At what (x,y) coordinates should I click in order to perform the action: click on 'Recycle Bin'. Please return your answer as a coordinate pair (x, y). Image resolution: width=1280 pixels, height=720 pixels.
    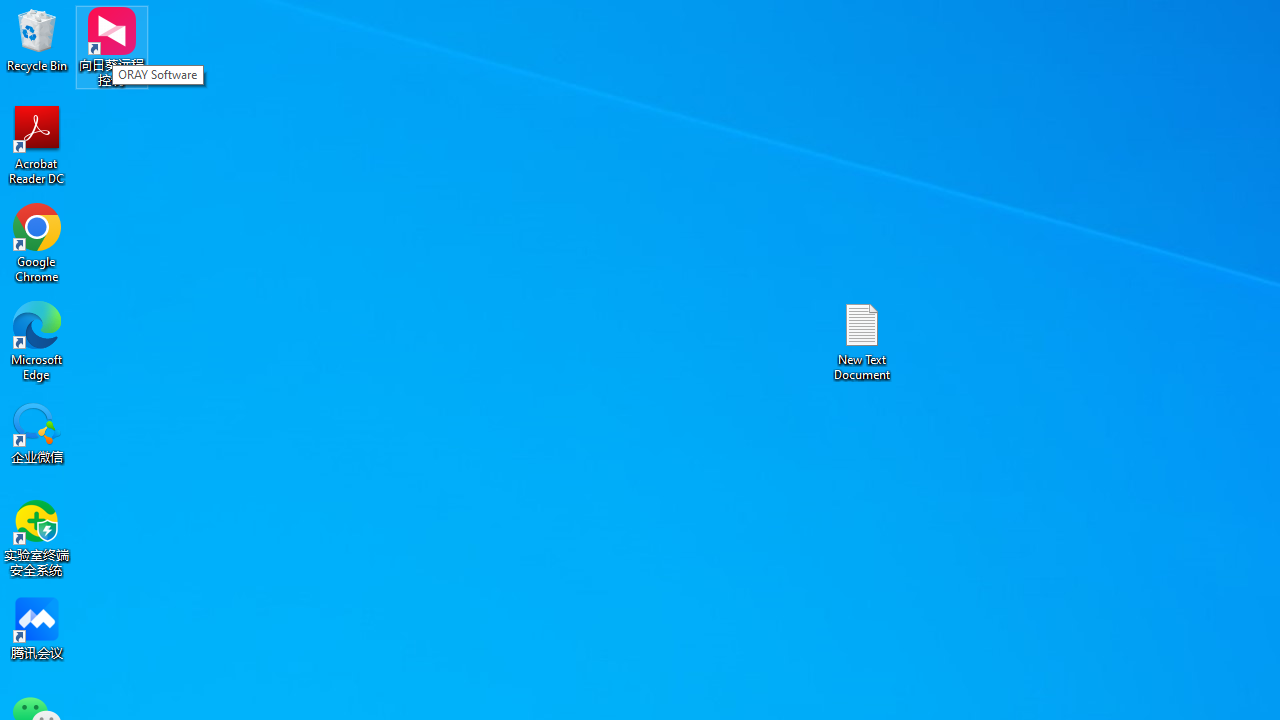
    Looking at the image, I should click on (37, 39).